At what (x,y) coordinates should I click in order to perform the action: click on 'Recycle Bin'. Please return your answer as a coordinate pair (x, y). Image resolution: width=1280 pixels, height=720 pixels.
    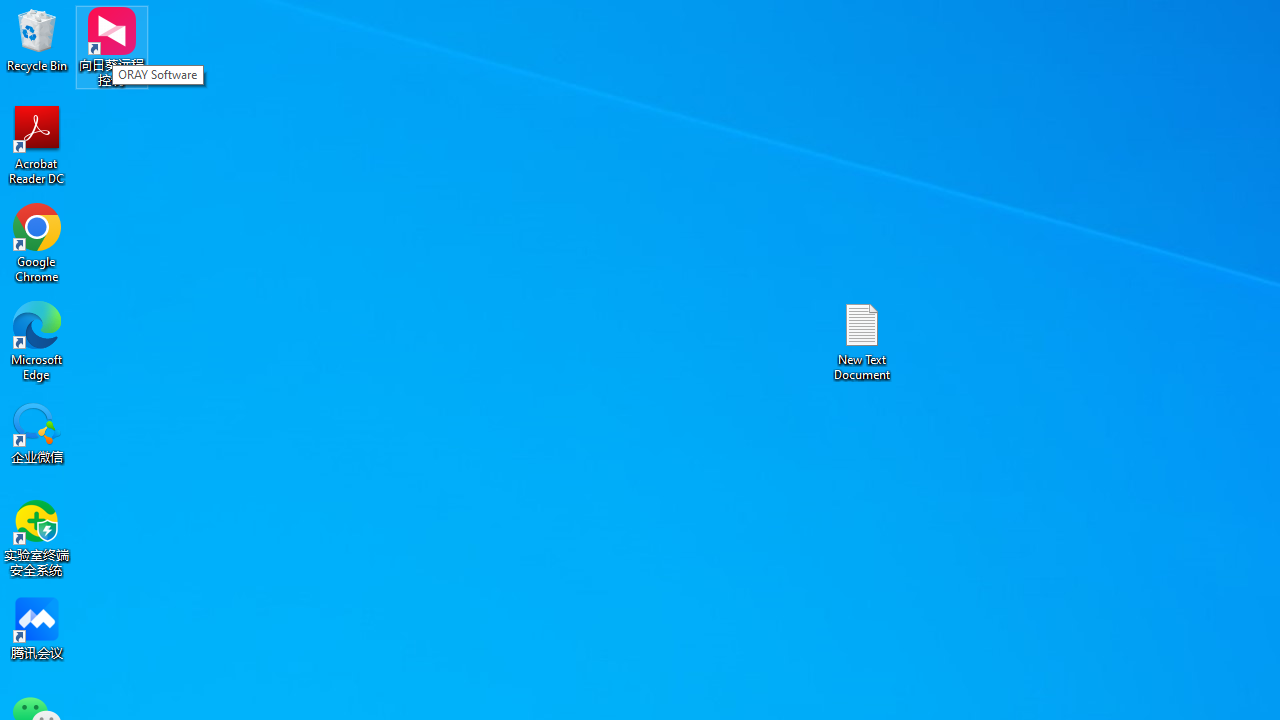
    Looking at the image, I should click on (37, 39).